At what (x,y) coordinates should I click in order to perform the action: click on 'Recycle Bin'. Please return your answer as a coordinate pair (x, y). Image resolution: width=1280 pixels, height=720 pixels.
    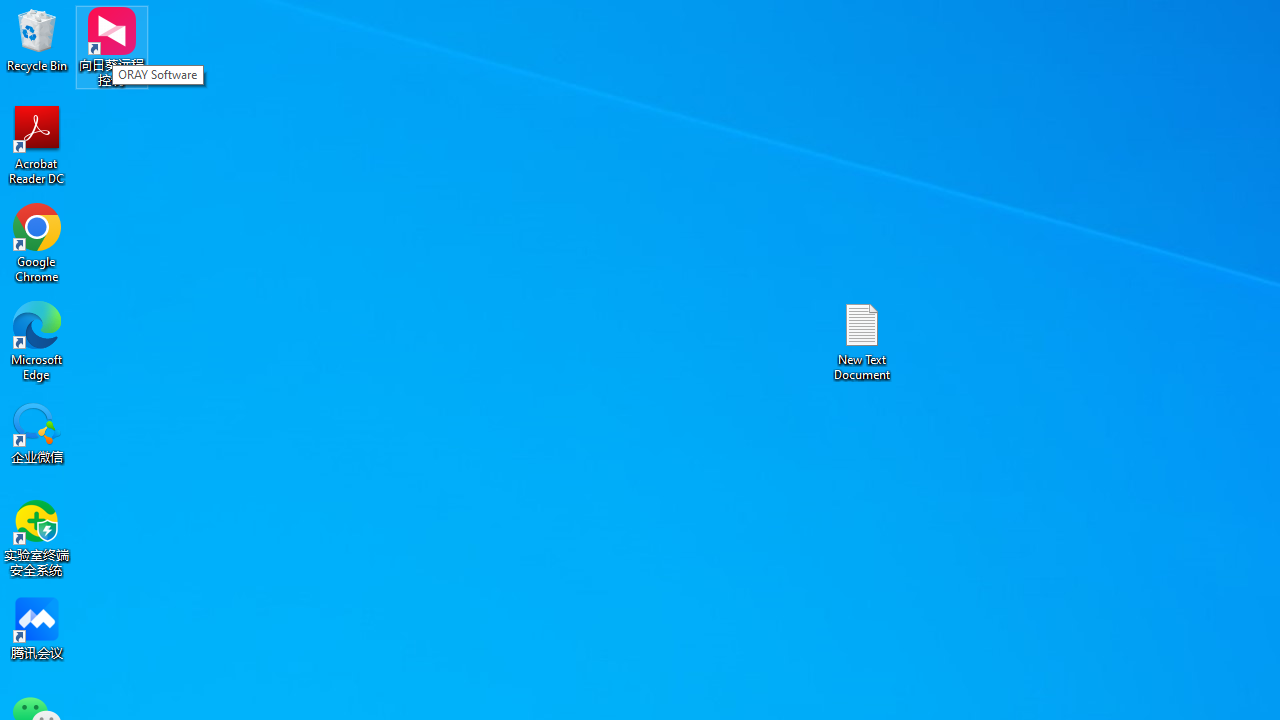
    Looking at the image, I should click on (37, 39).